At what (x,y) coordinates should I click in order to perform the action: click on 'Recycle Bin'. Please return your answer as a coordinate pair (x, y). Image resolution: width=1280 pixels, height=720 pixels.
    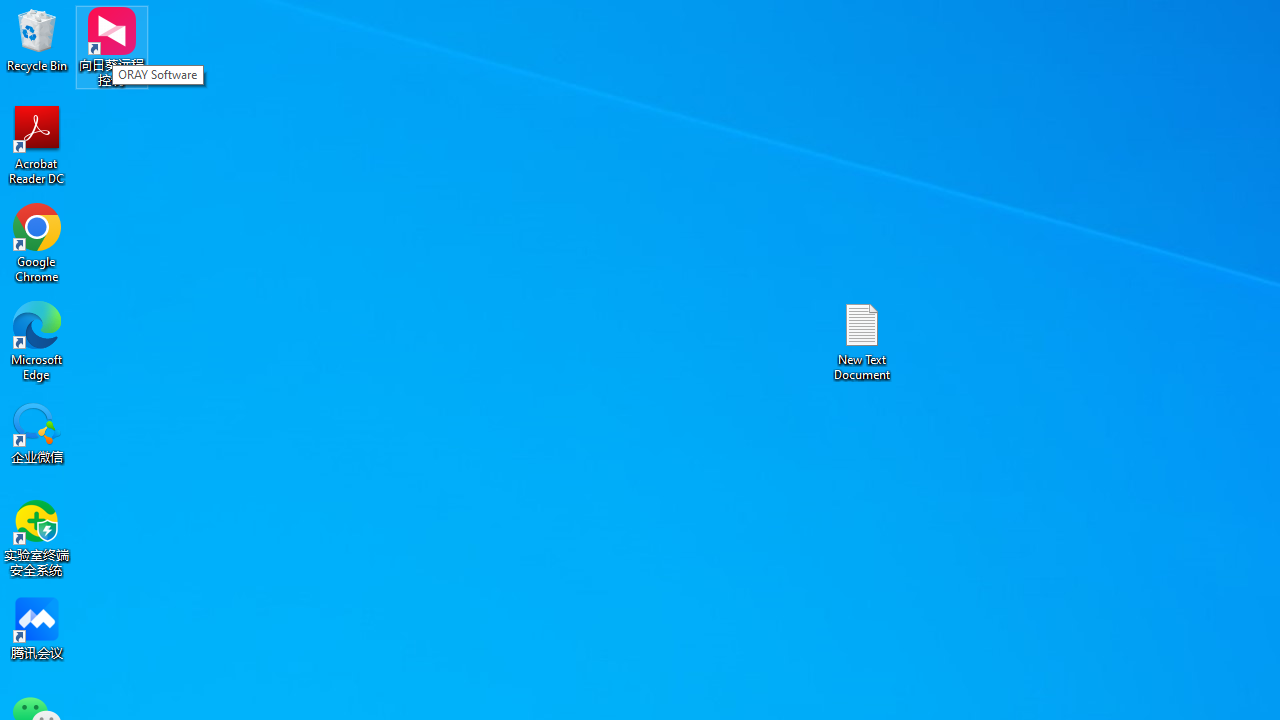
    Looking at the image, I should click on (37, 39).